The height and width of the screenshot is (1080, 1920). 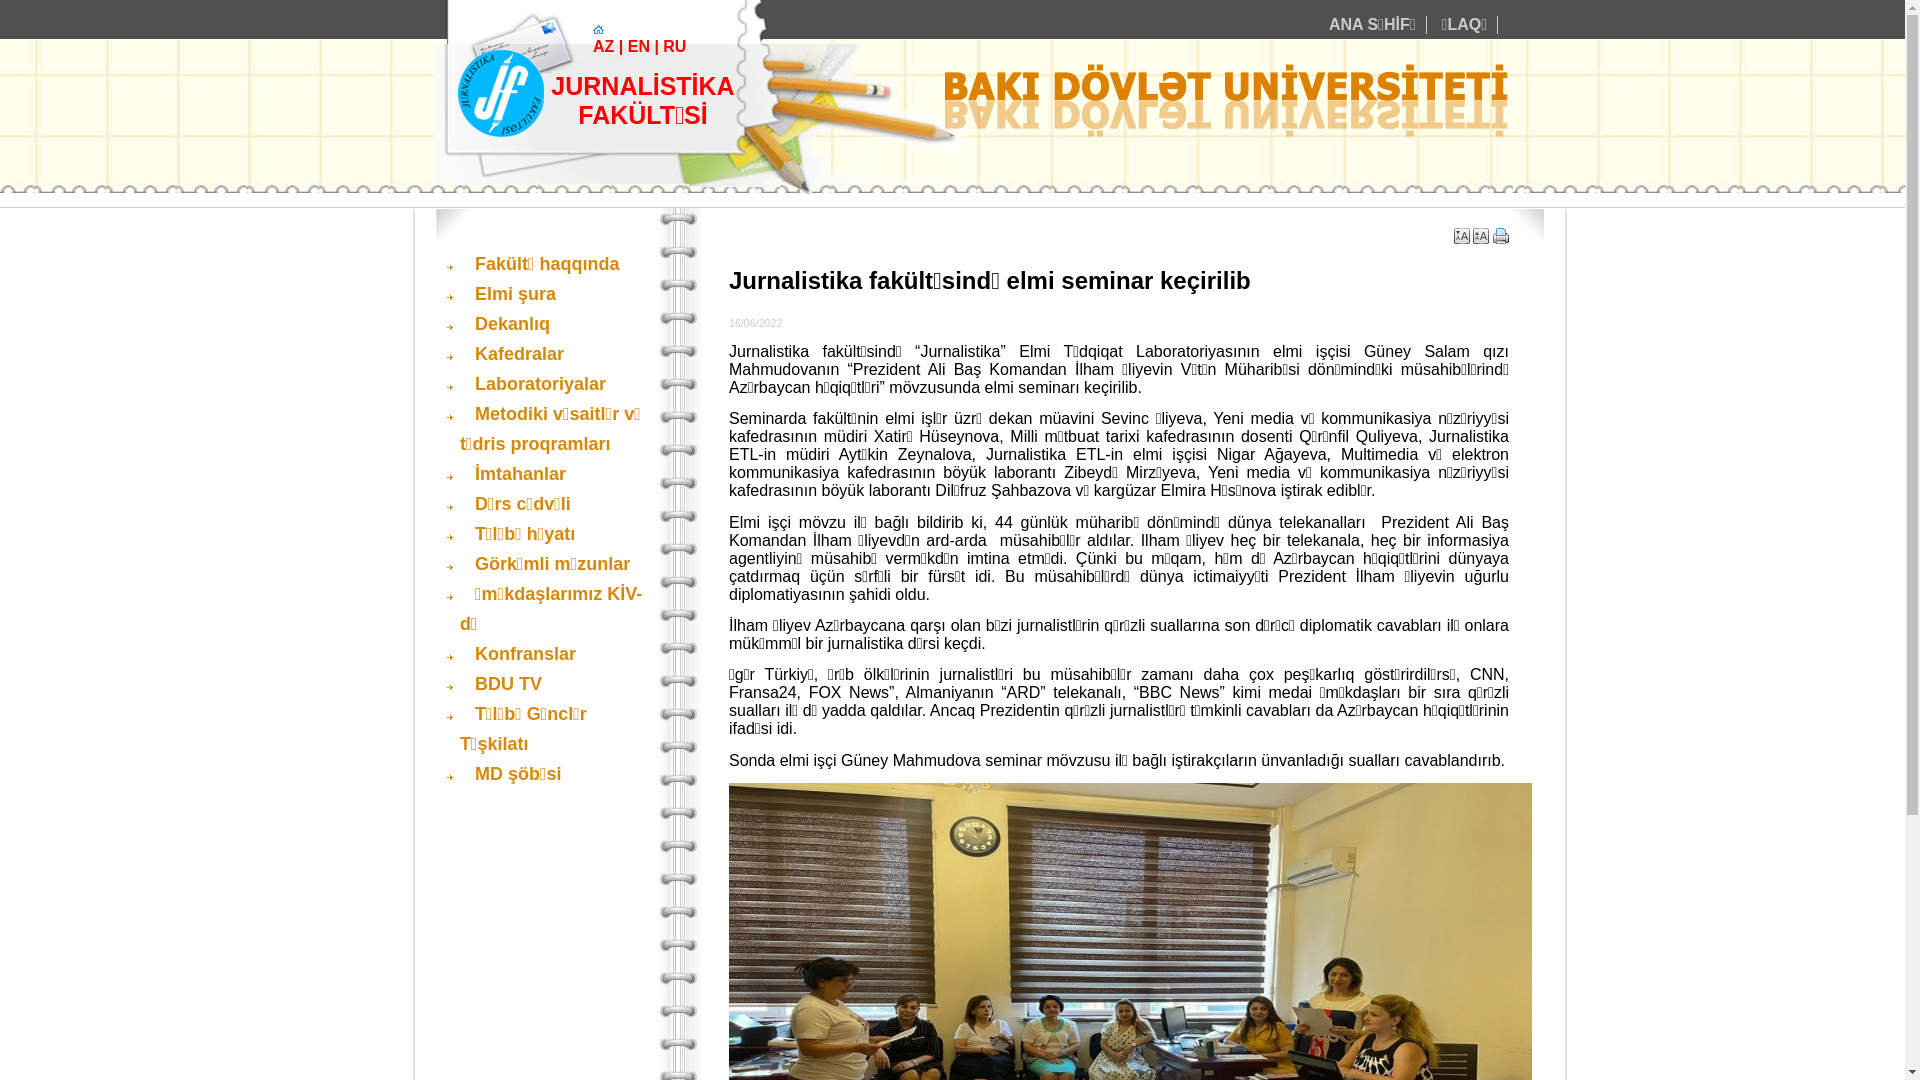 What do you see at coordinates (512, 353) in the screenshot?
I see `'Kafedralar'` at bounding box center [512, 353].